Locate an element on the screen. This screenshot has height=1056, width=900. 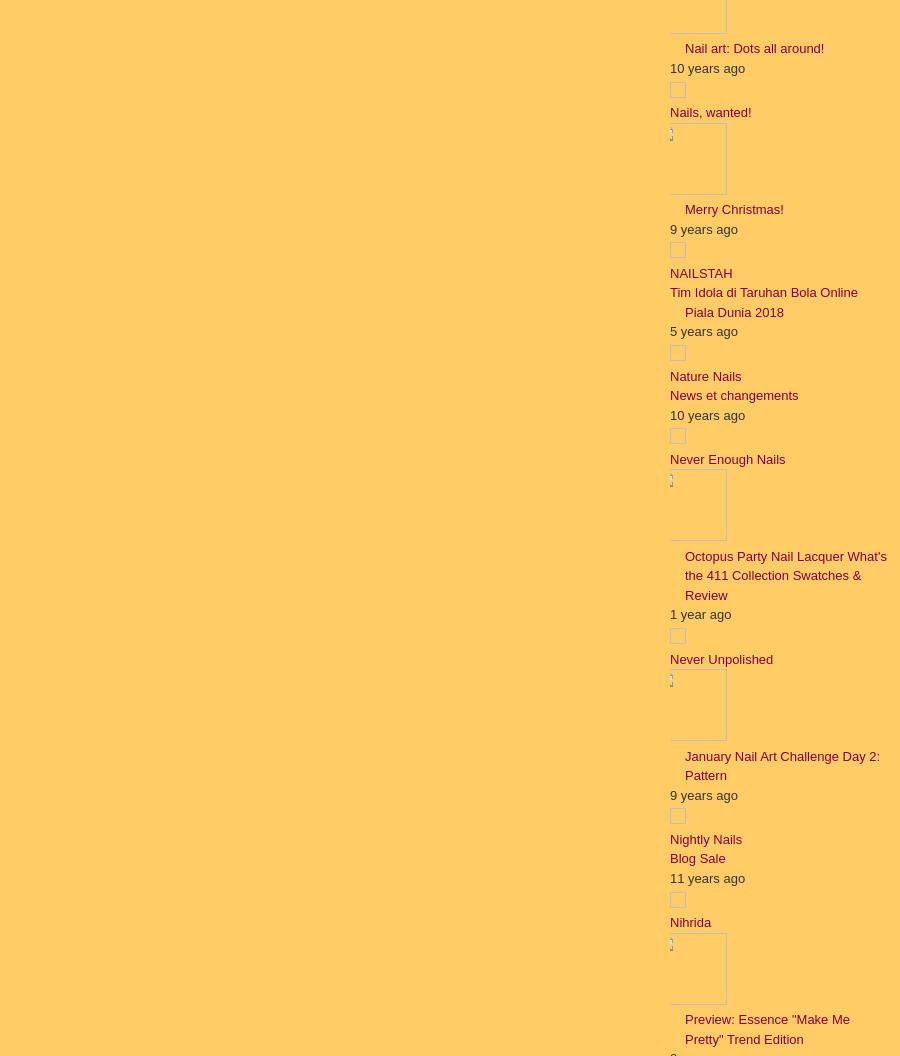
'Nail art: Dots all around!' is located at coordinates (753, 48).